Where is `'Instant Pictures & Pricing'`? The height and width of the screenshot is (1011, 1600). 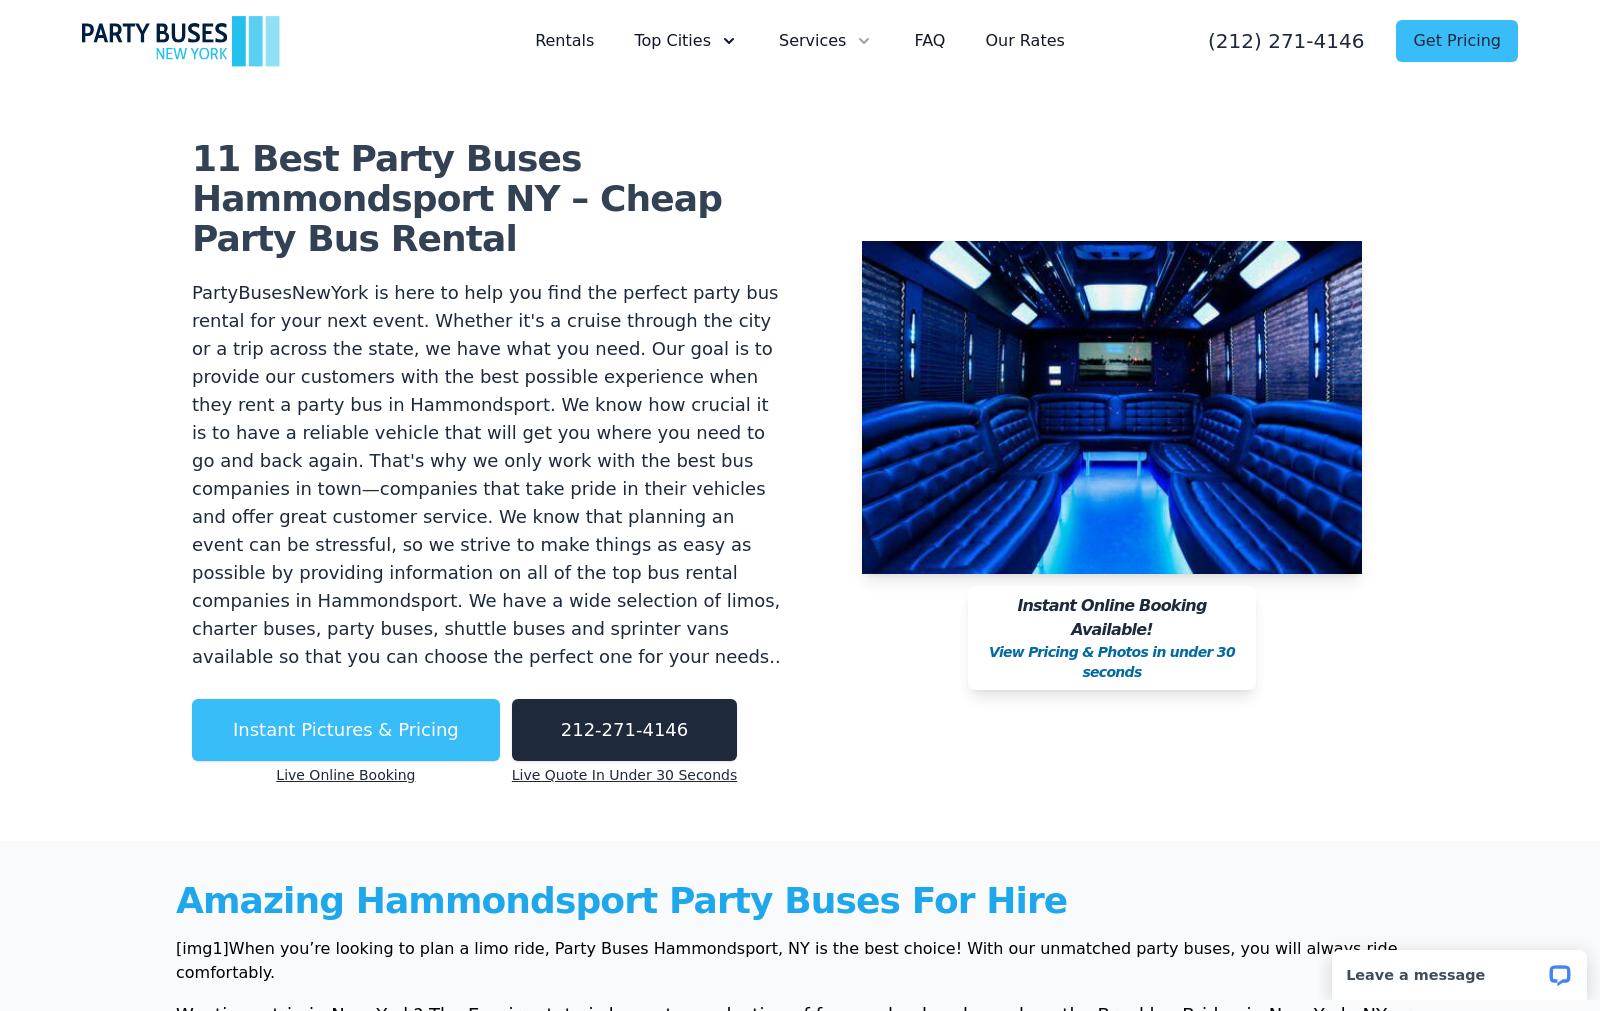
'Instant Pictures & Pricing' is located at coordinates (345, 727).